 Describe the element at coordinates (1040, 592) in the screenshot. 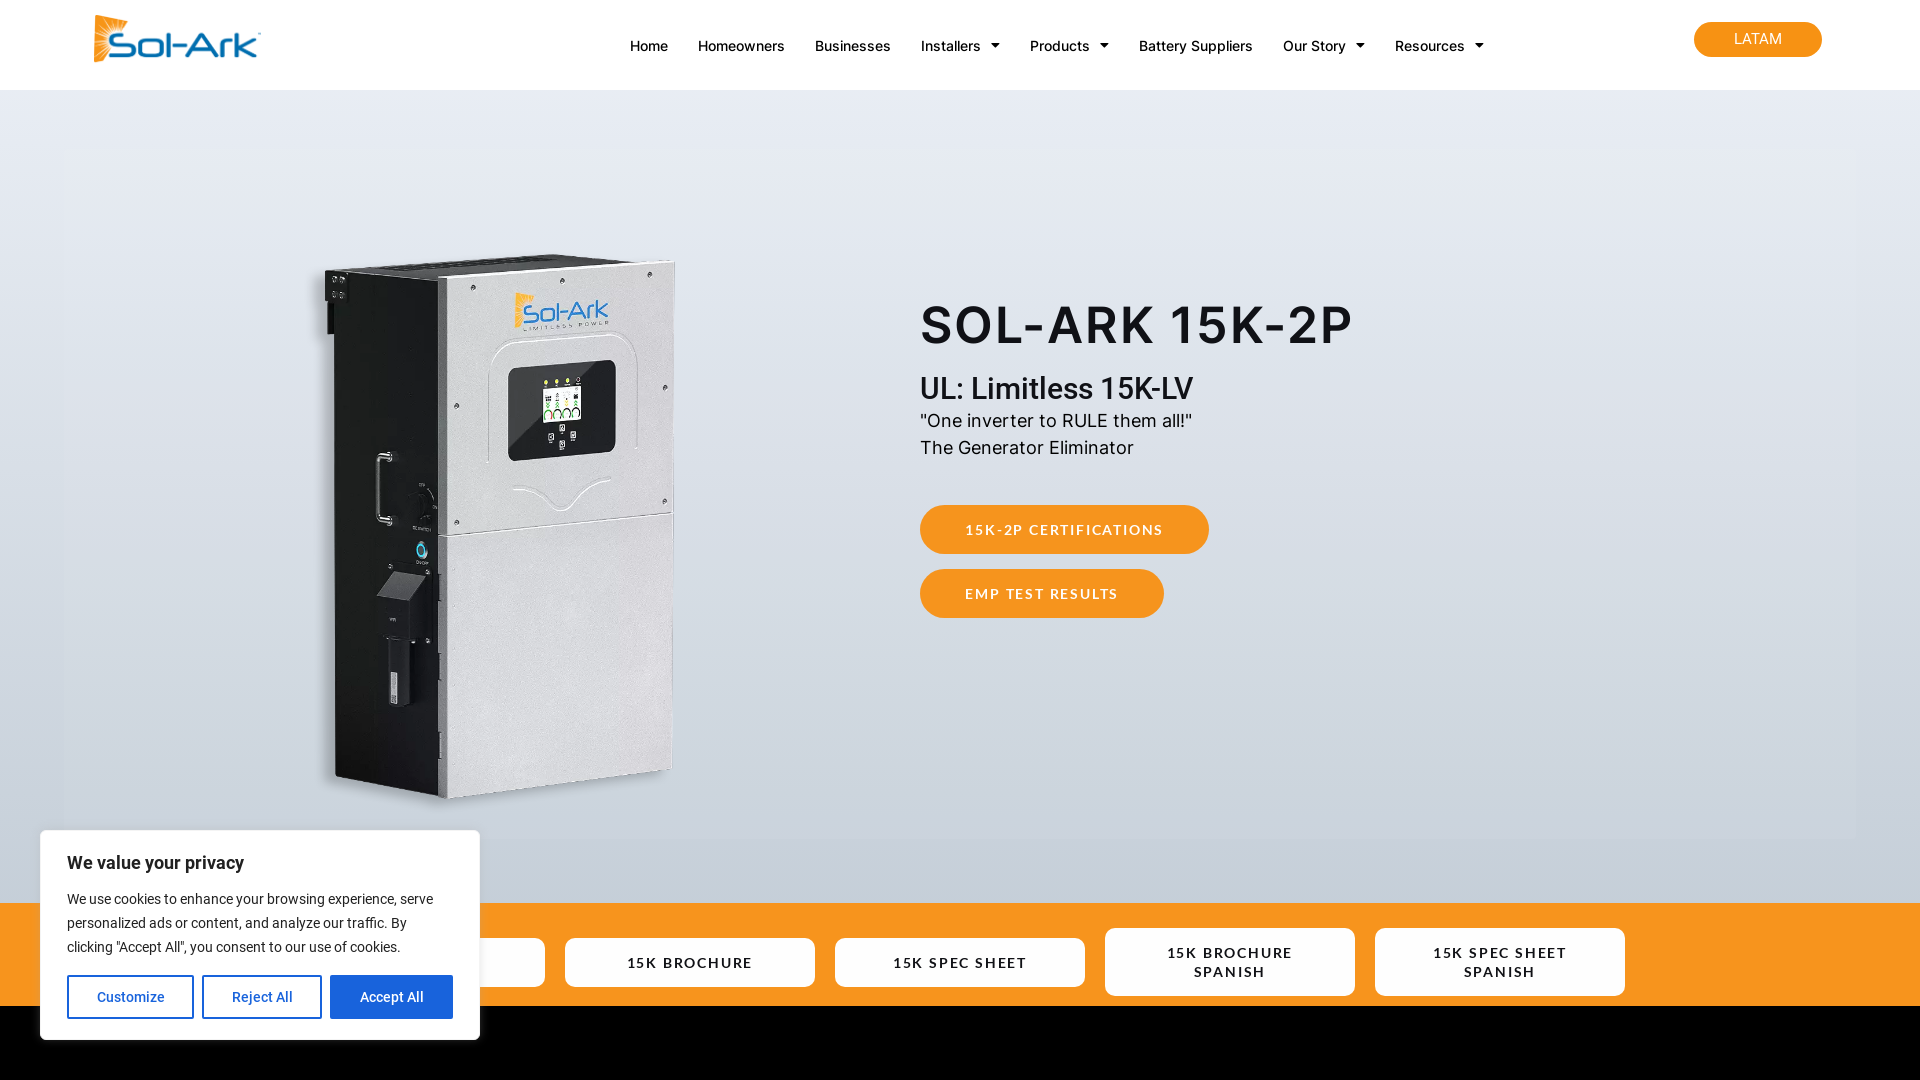

I see `'EMP TEST RESULTS'` at that location.